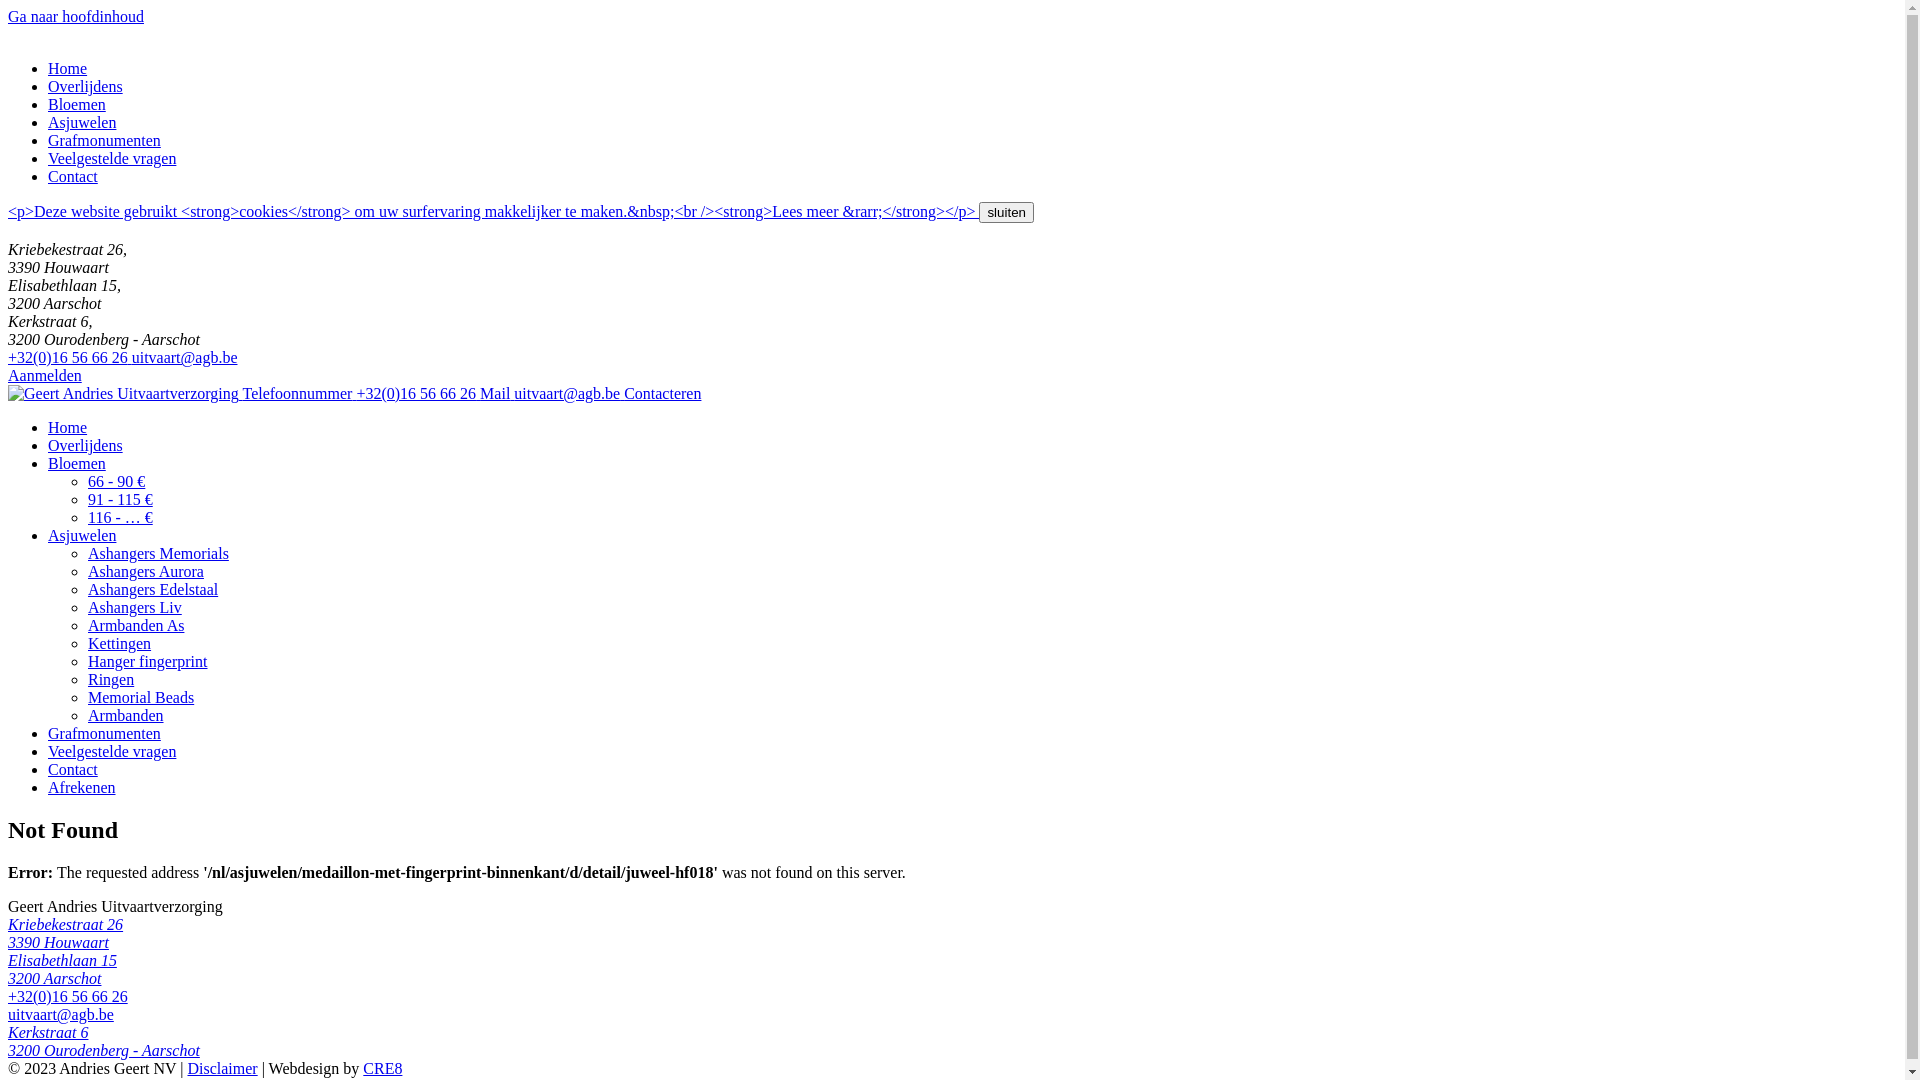 The image size is (1920, 1080). Describe the element at coordinates (124, 714) in the screenshot. I see `'Armbanden'` at that location.